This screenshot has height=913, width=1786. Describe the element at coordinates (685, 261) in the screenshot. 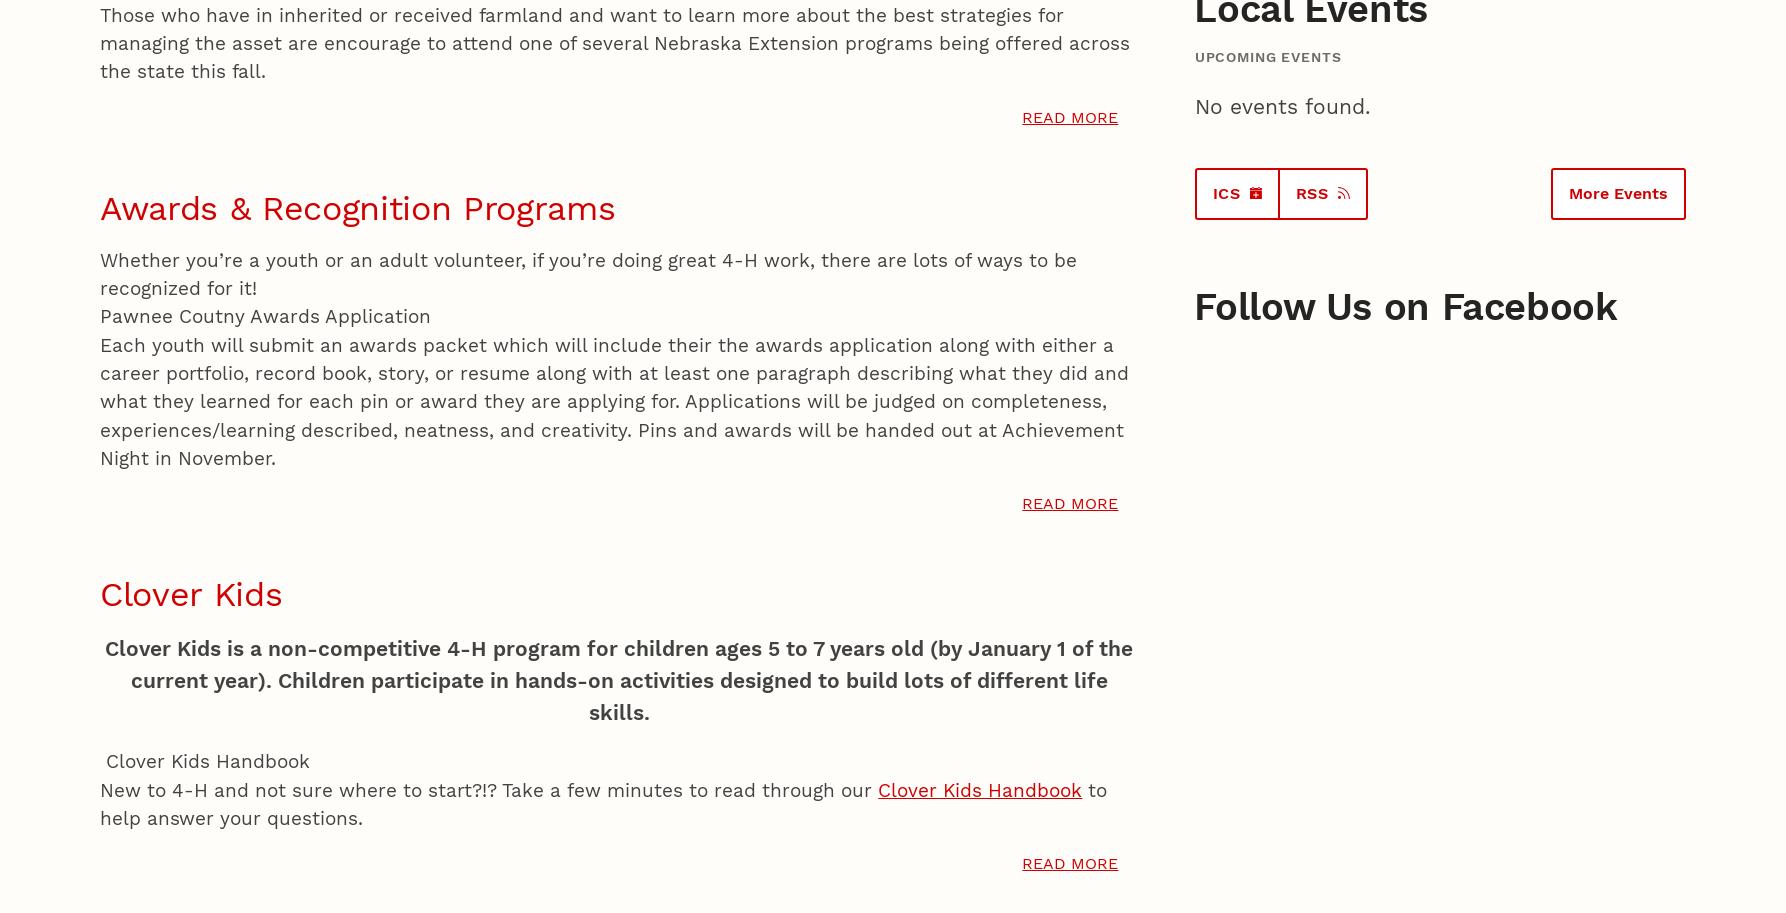

I see `'Rural Prosperity Nebraska is leading the charge on revolutionizing leadership development for Nebraska’s rural communities by hosting a leadership Chautauqua on Nov. 8 in Kearney.'` at that location.